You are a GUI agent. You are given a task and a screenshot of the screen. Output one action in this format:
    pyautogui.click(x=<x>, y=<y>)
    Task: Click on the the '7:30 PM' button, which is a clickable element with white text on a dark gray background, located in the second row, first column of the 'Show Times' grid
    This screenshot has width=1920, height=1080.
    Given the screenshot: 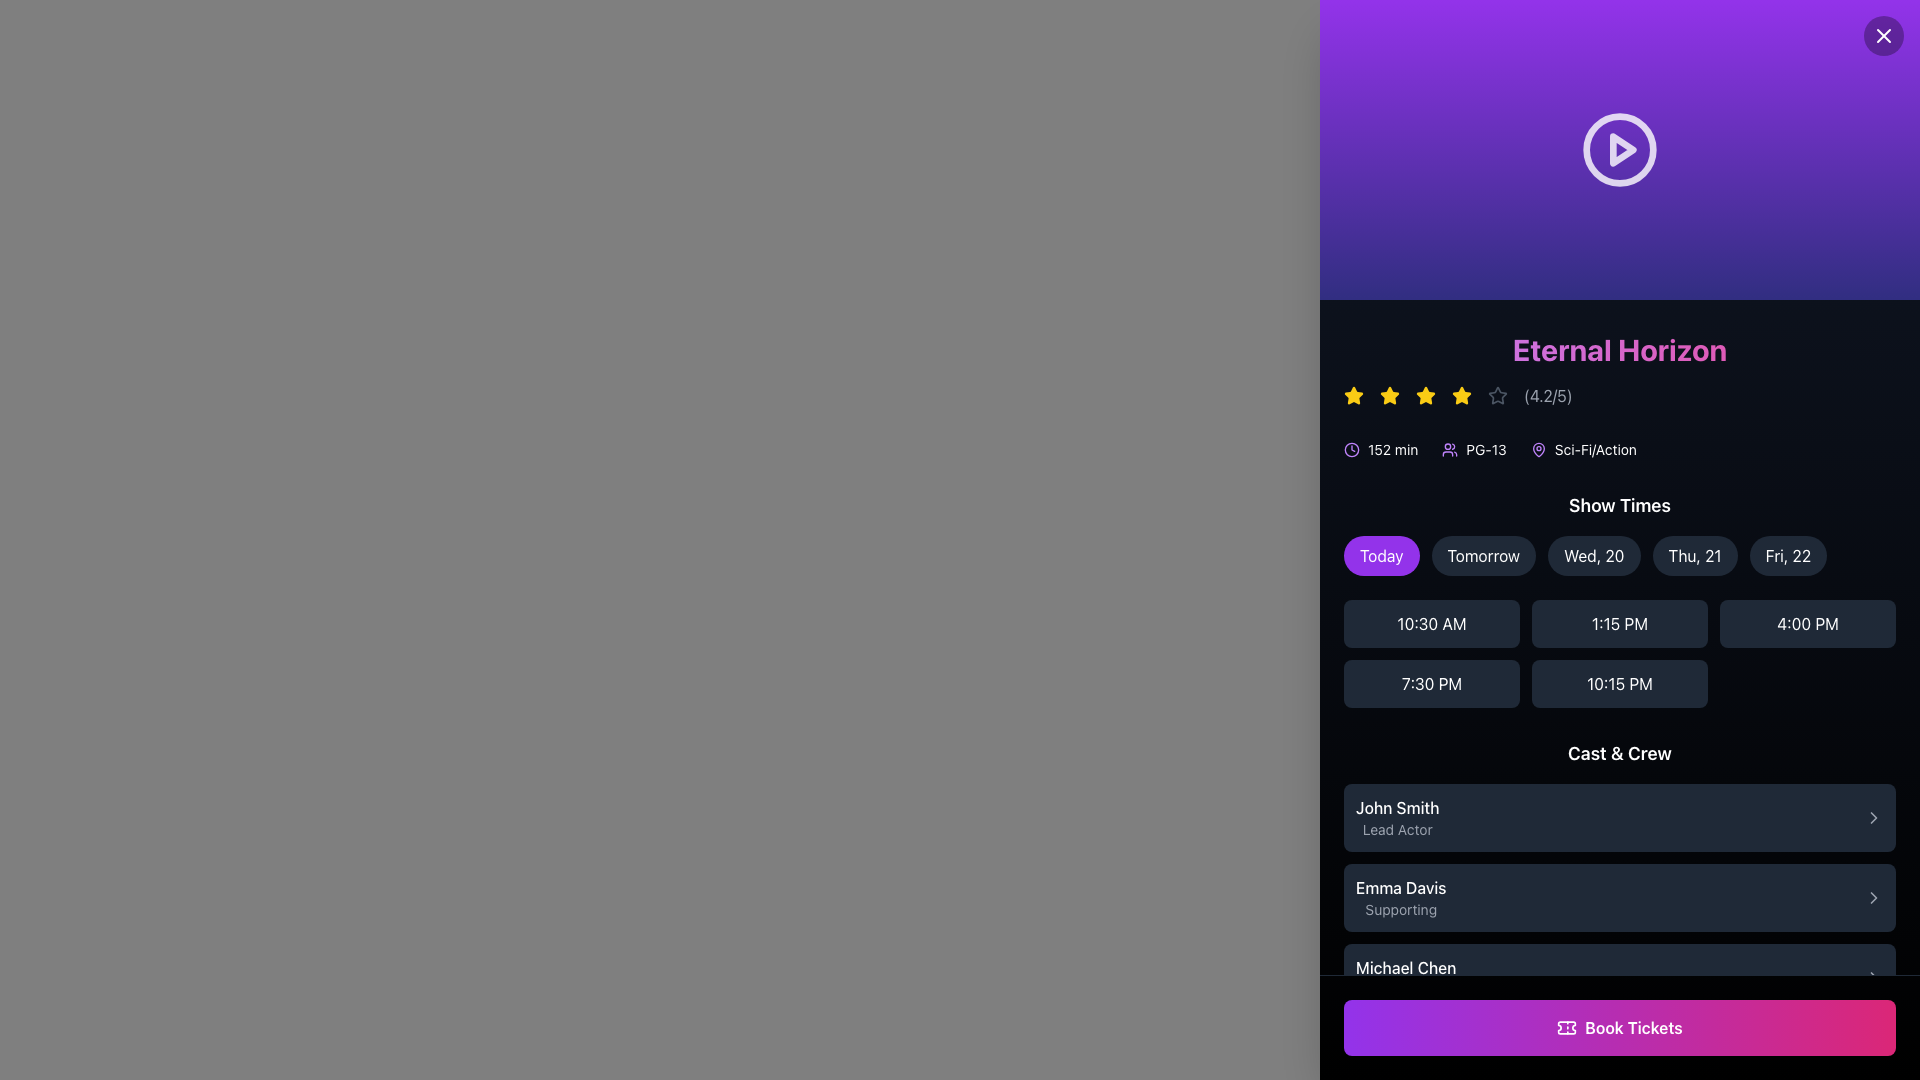 What is the action you would take?
    pyautogui.click(x=1430, y=682)
    